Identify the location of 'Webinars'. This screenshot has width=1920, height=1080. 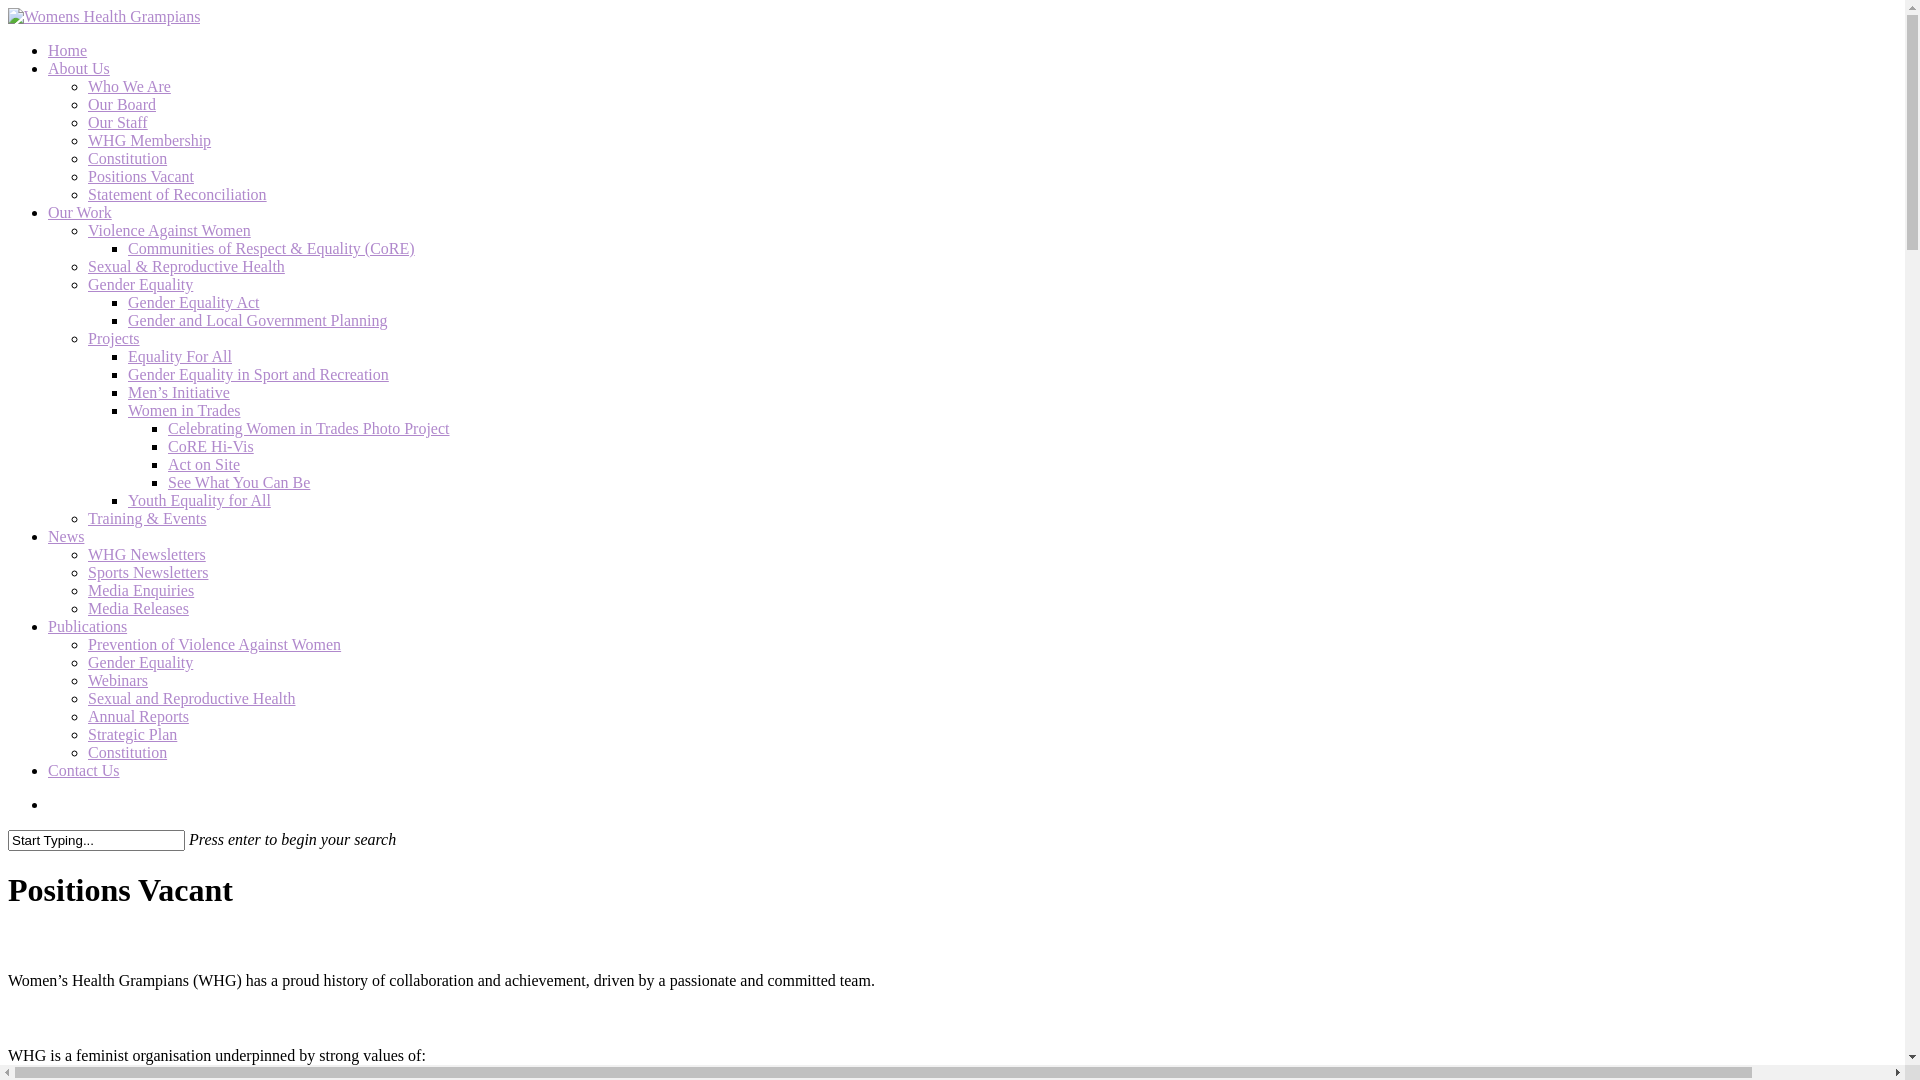
(86, 679).